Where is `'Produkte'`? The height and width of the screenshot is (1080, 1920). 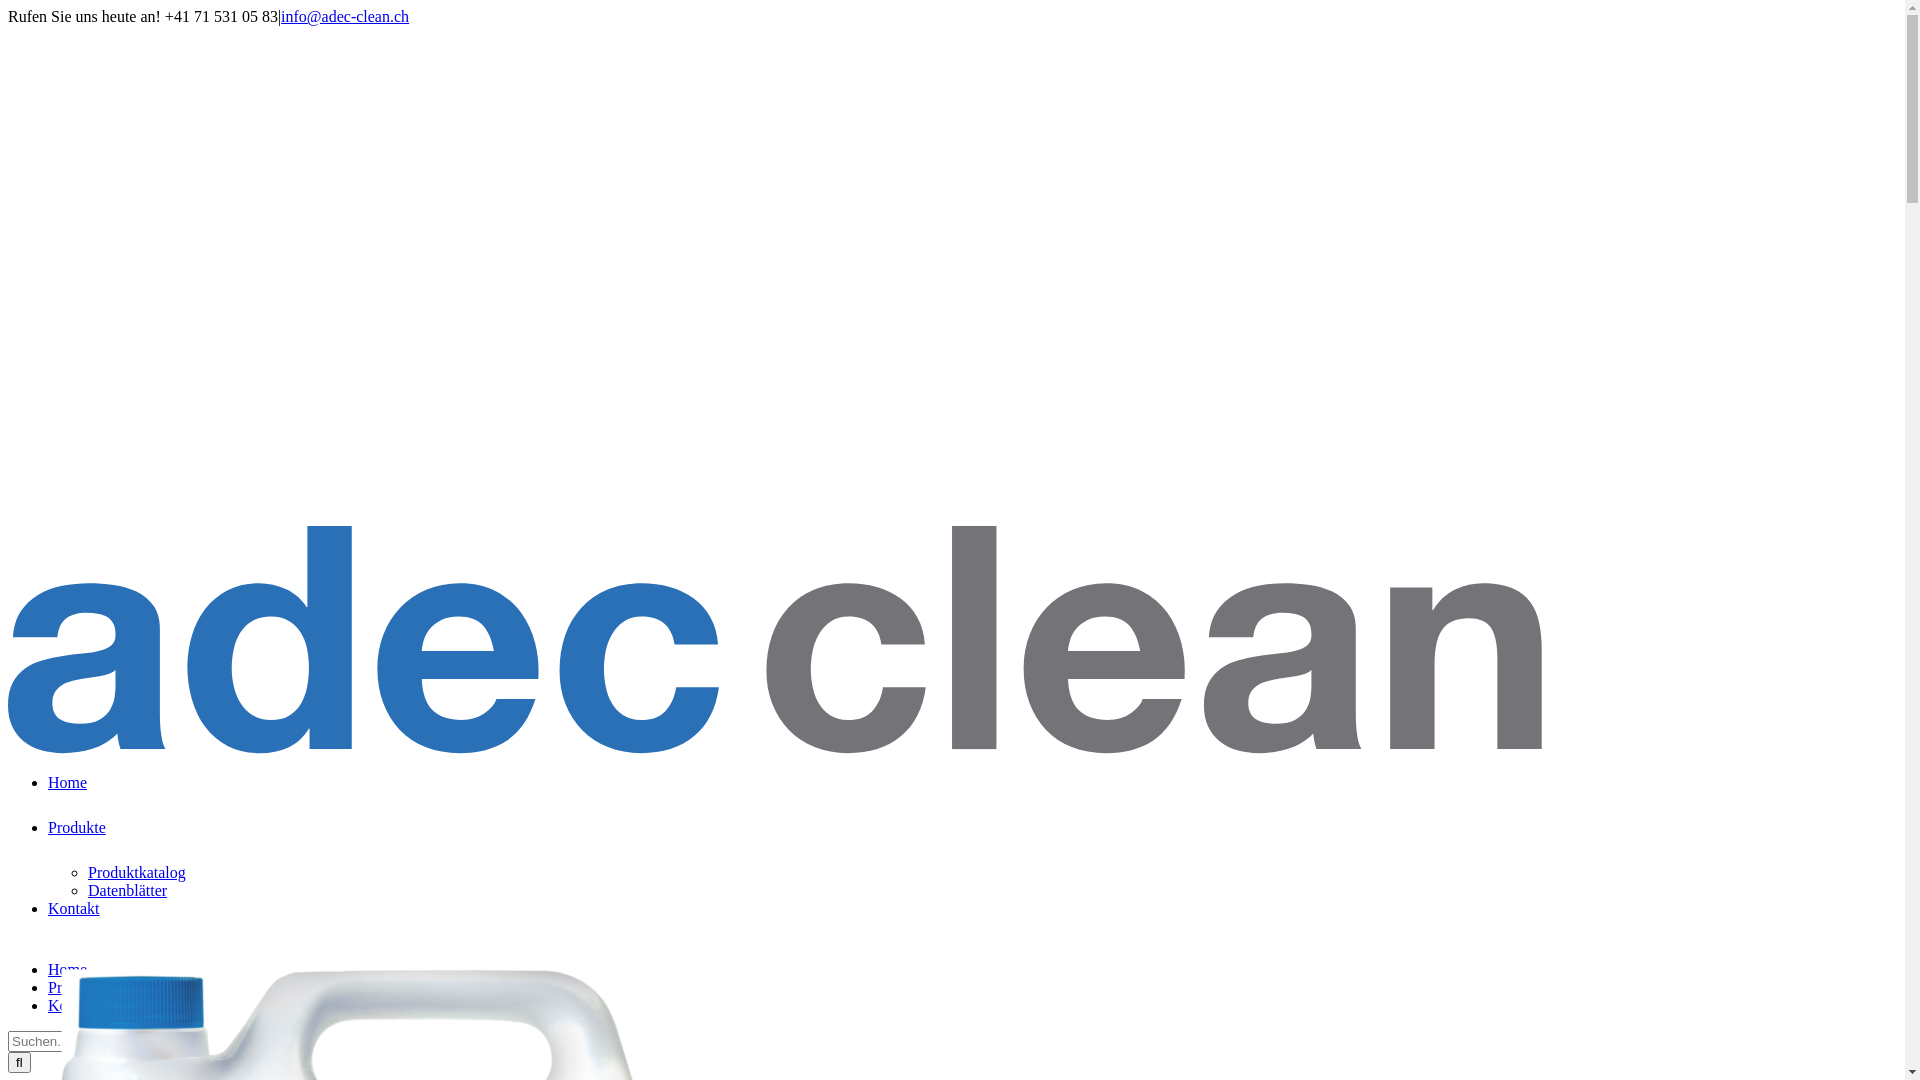
'Produkte' is located at coordinates (76, 841).